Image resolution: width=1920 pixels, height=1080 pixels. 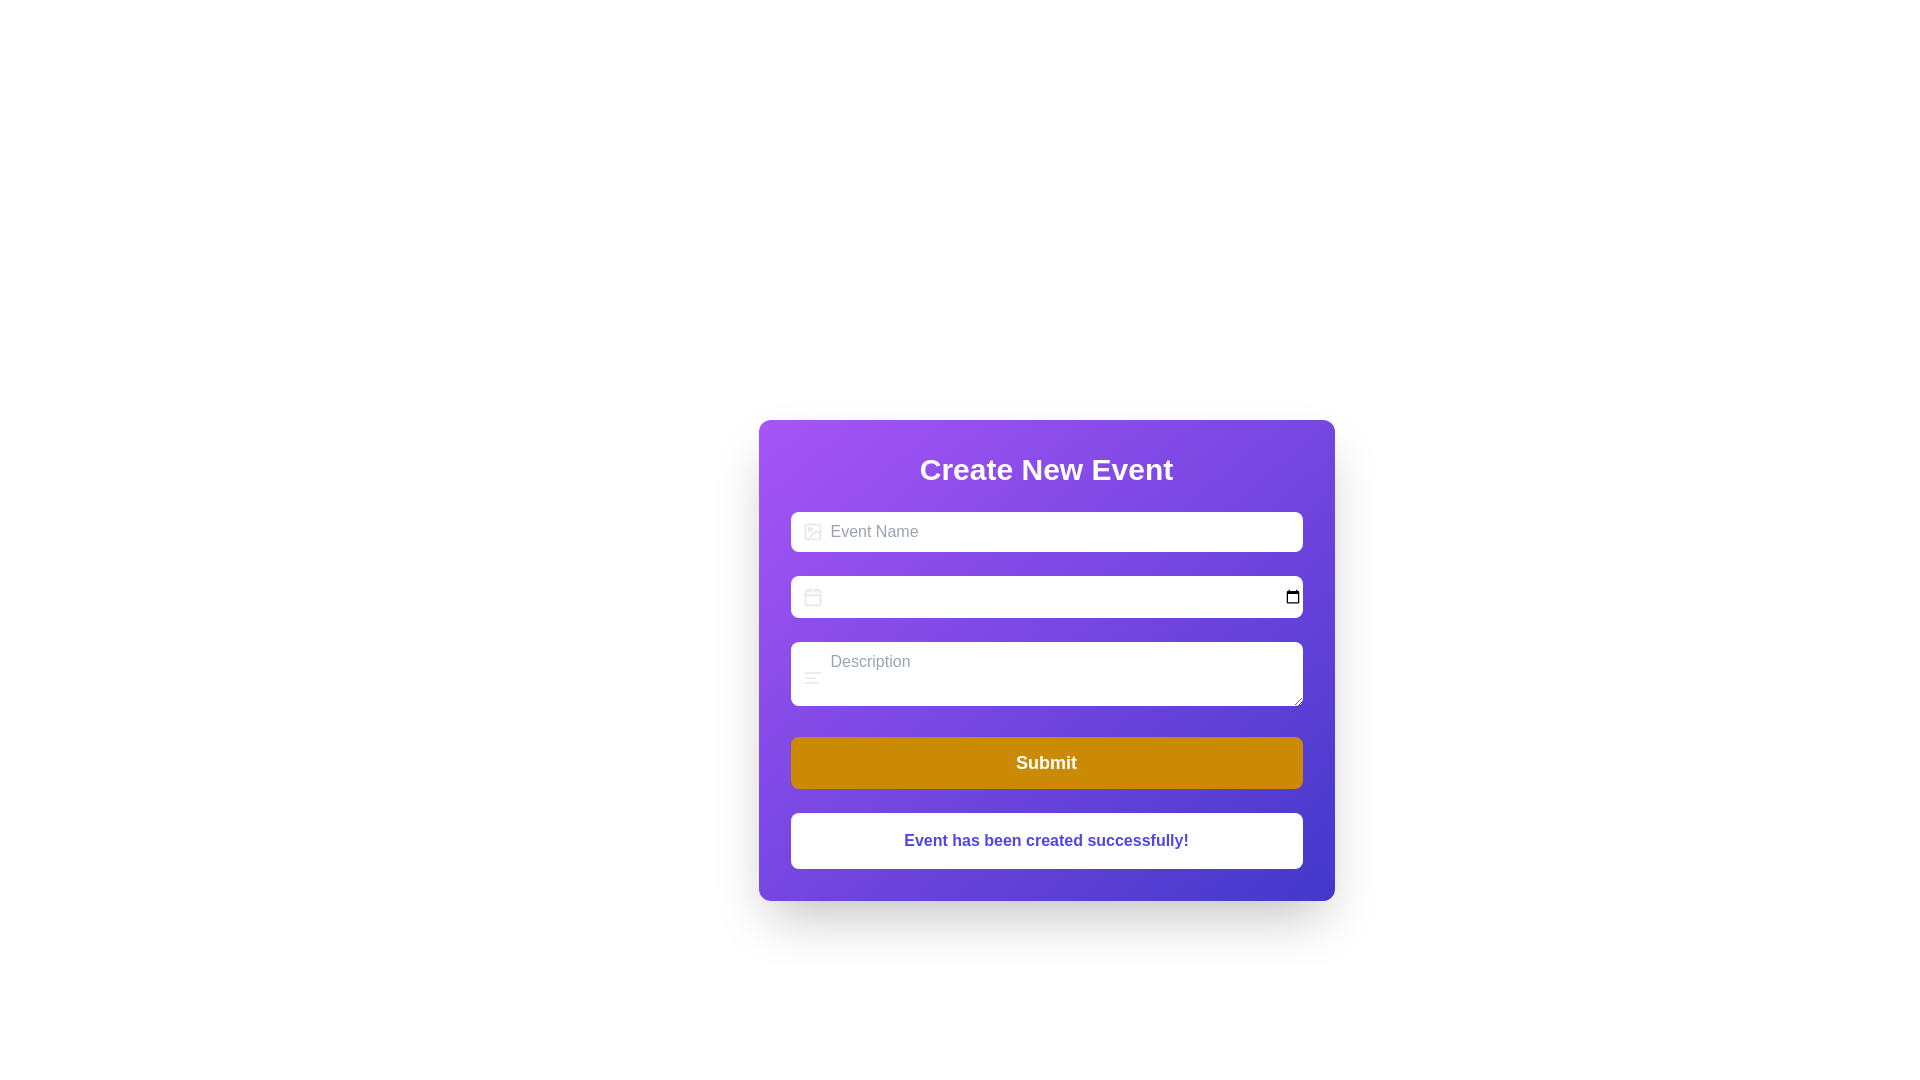 What do you see at coordinates (1045, 763) in the screenshot?
I see `the 'Submit' button, which is a rectangular button with rounded corners, vibrant yellow background, and white text, located at the bottom of the form` at bounding box center [1045, 763].